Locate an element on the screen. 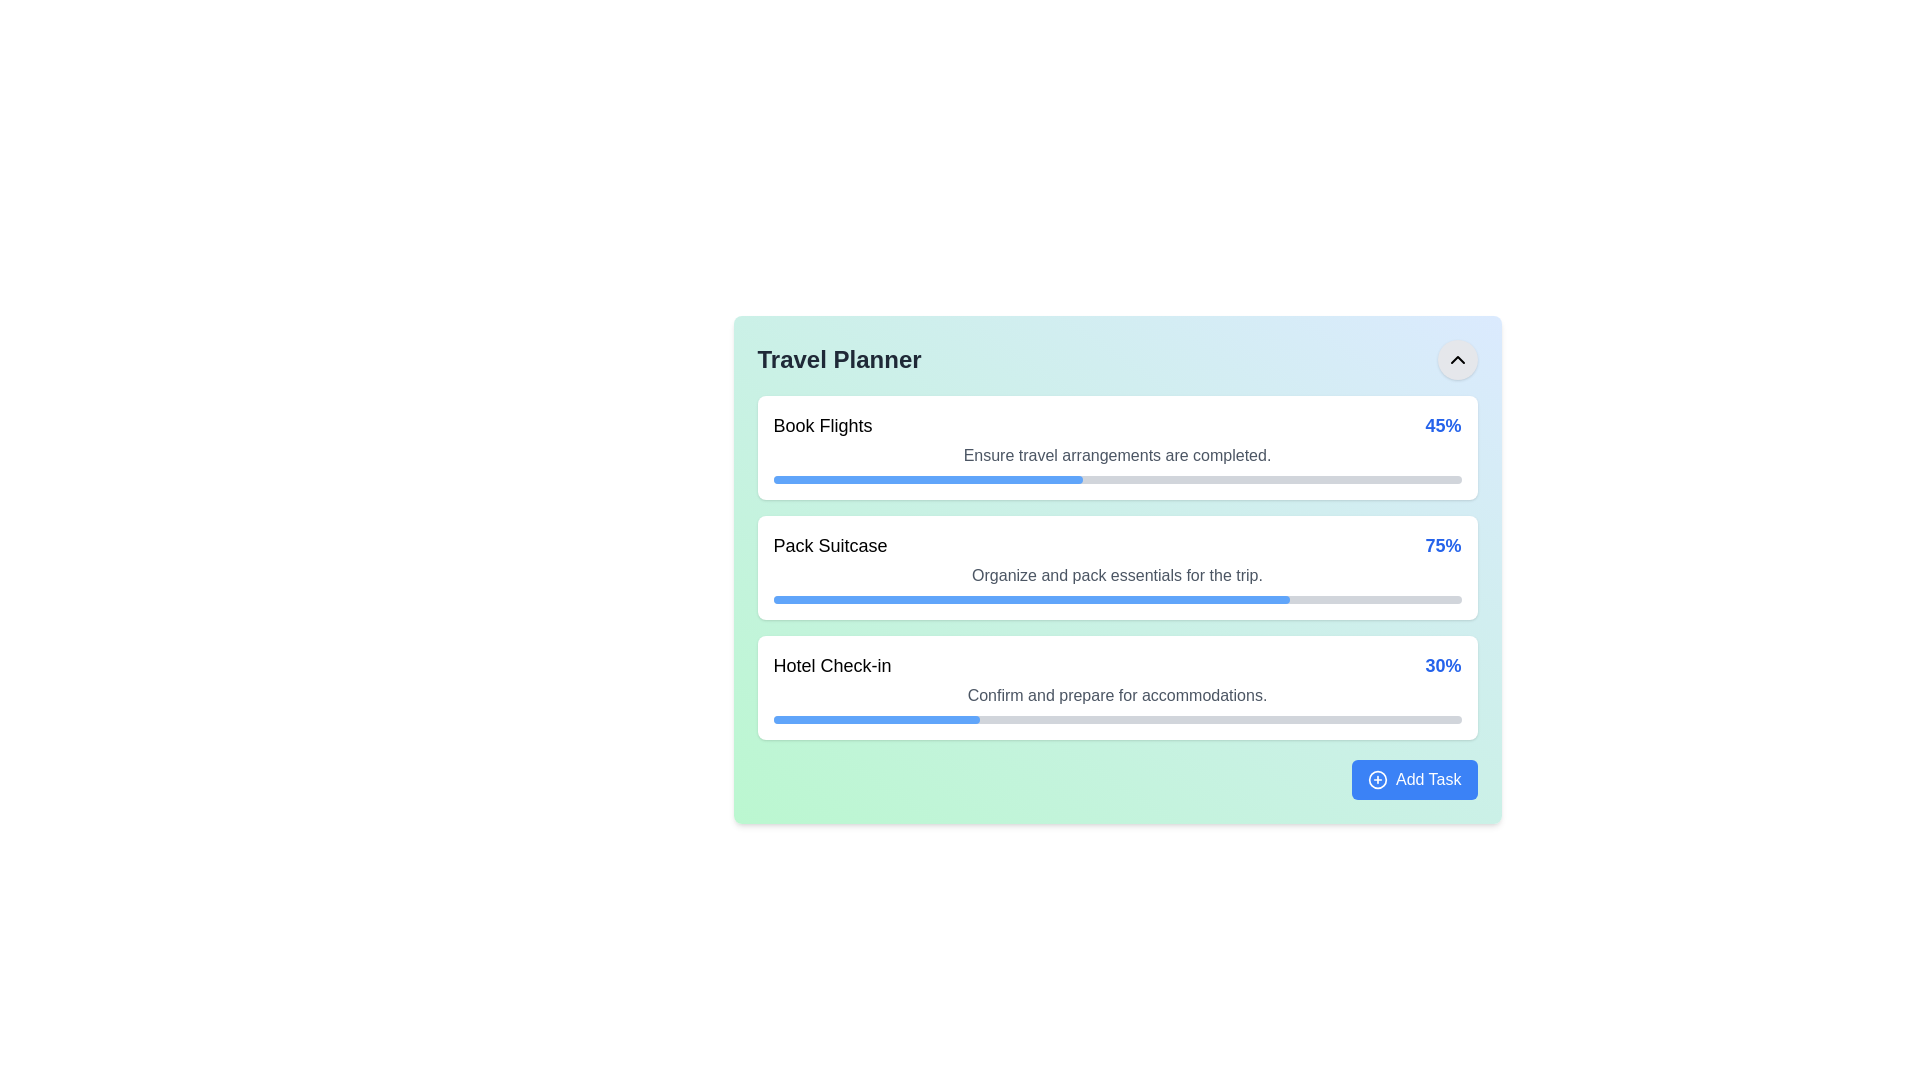  the 'Pack Suitcase' text label located in the second section of the 'Travel Planner' interface for reading is located at coordinates (830, 546).